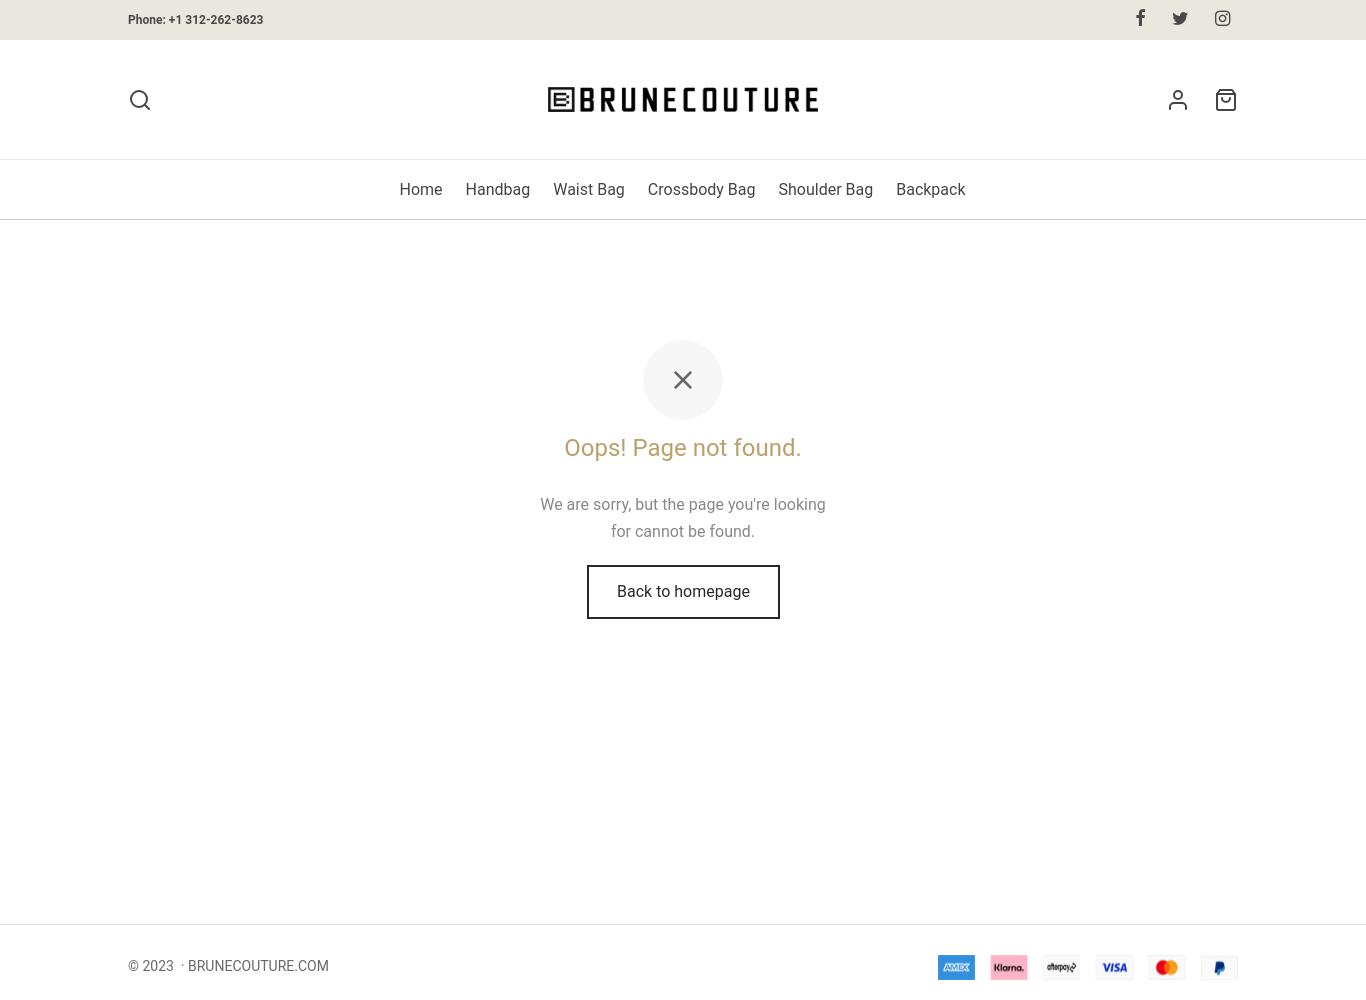 This screenshot has width=1366, height=1000. What do you see at coordinates (930, 188) in the screenshot?
I see `'Backpack'` at bounding box center [930, 188].